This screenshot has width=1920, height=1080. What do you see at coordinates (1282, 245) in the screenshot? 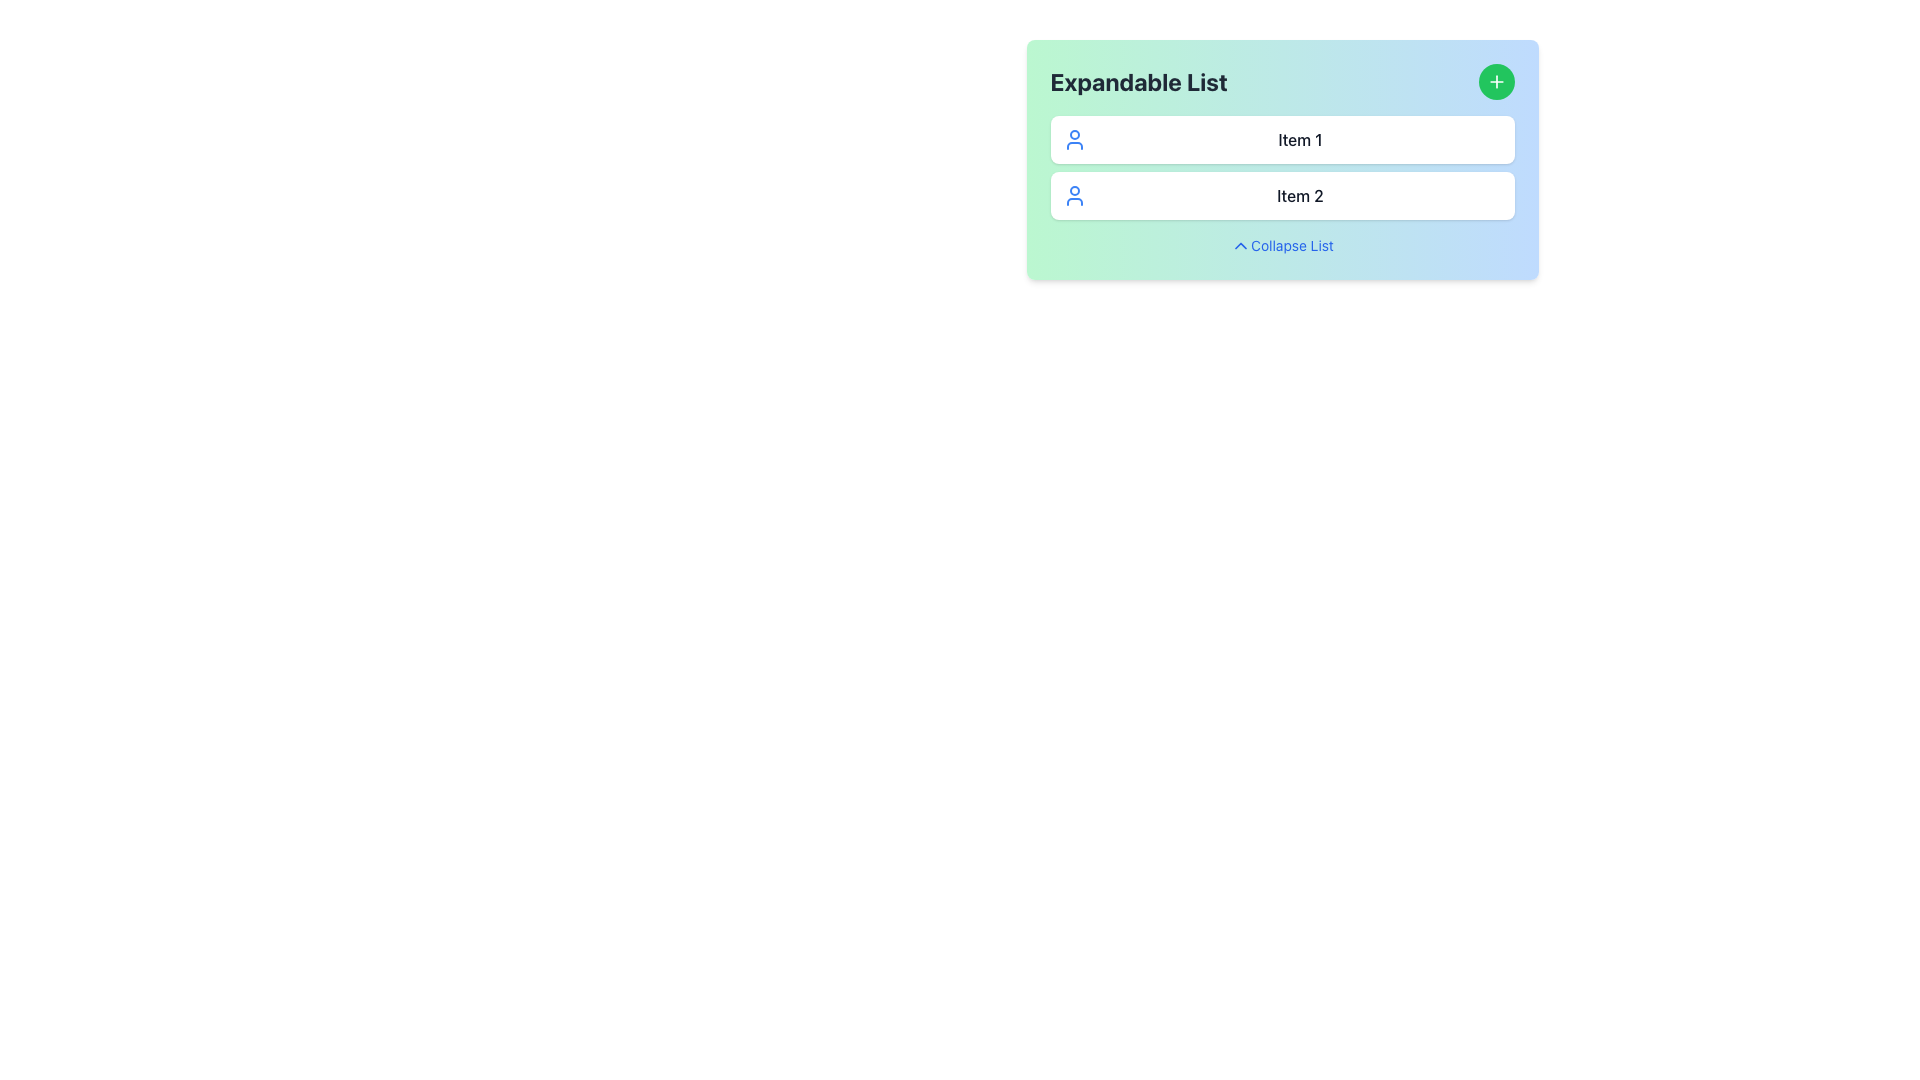
I see `the 'Collapse List' hyperlink, which is a blue underlined text link with an upward-pointing chevron icon` at bounding box center [1282, 245].